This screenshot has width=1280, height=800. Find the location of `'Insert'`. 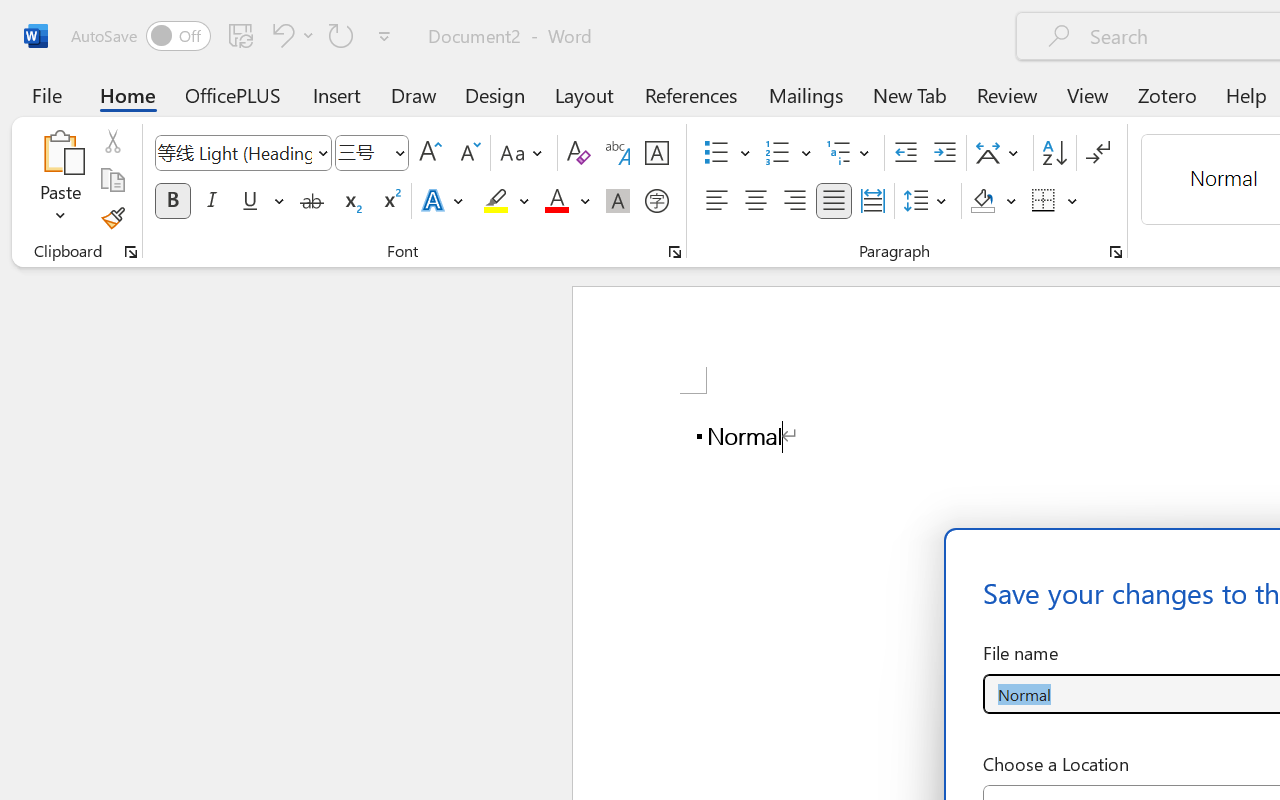

'Insert' is located at coordinates (337, 94).